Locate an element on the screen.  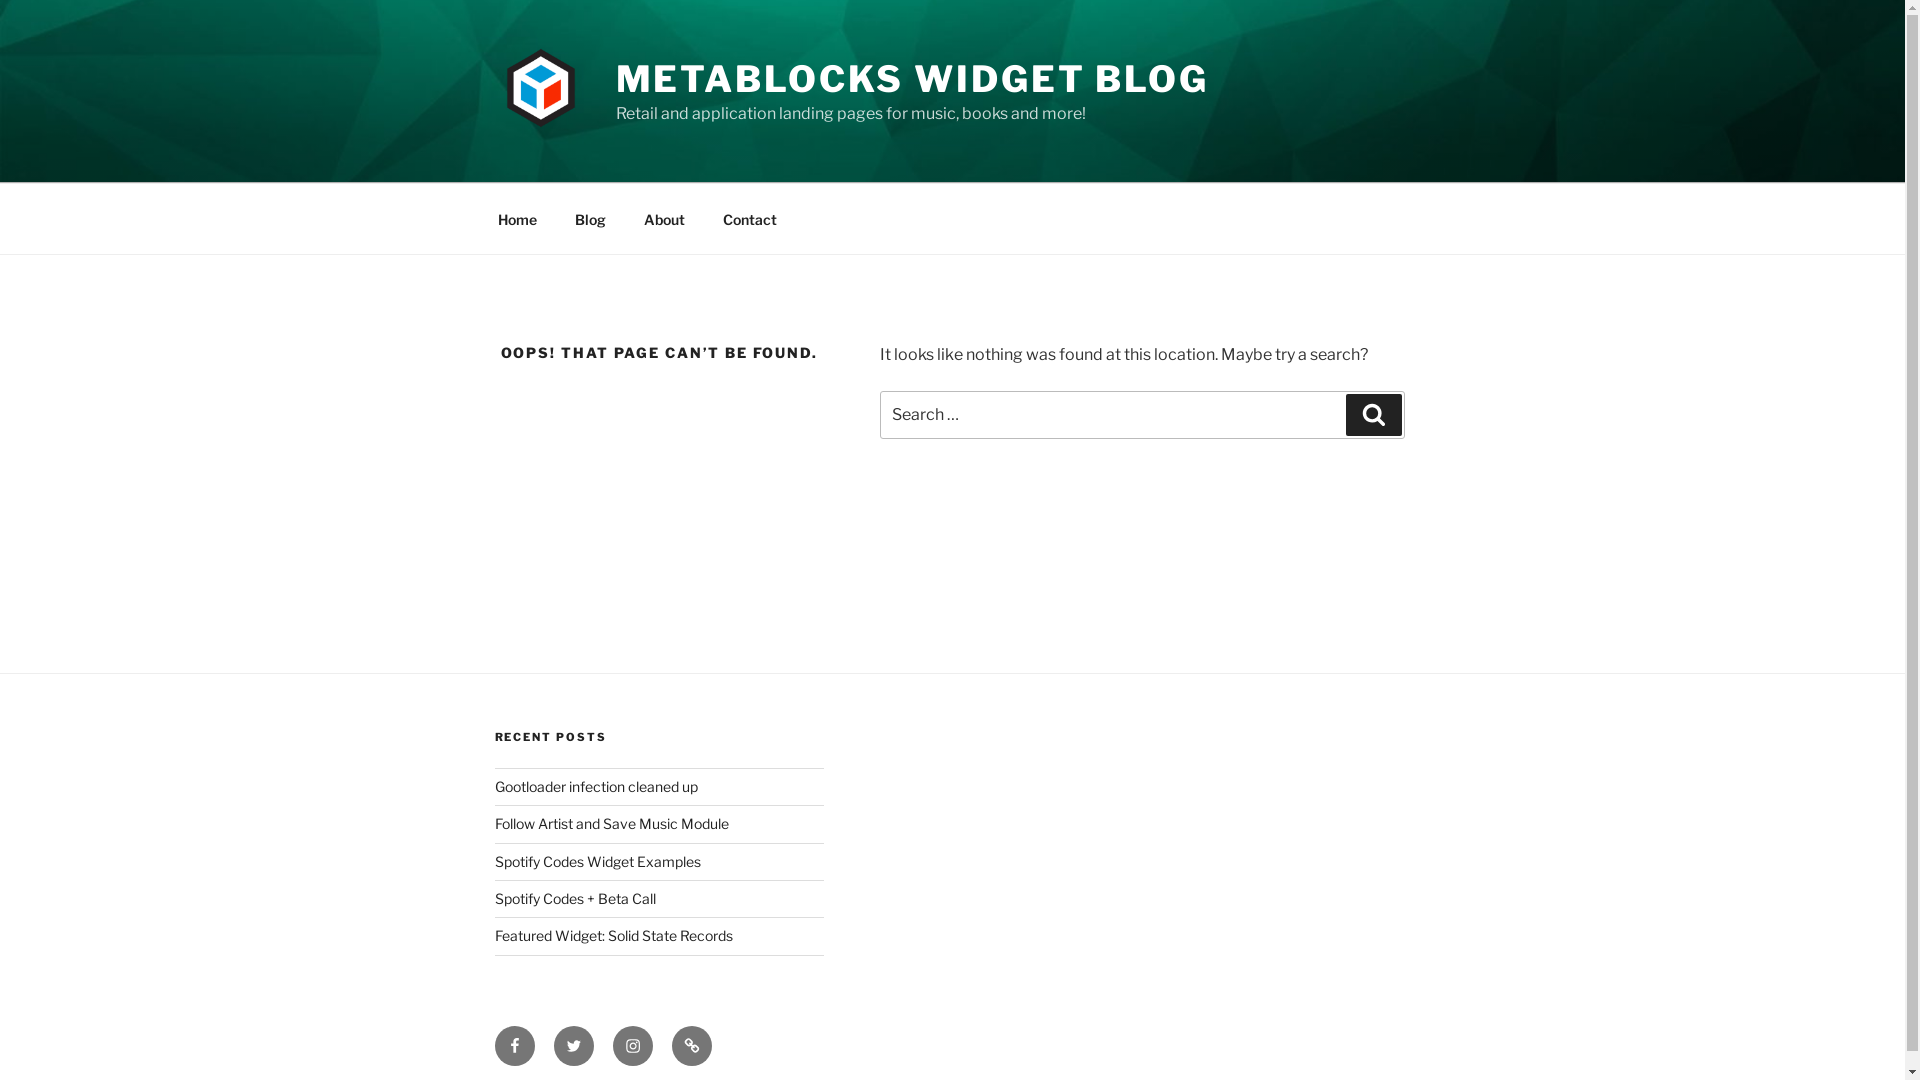
'Search' is located at coordinates (1372, 414).